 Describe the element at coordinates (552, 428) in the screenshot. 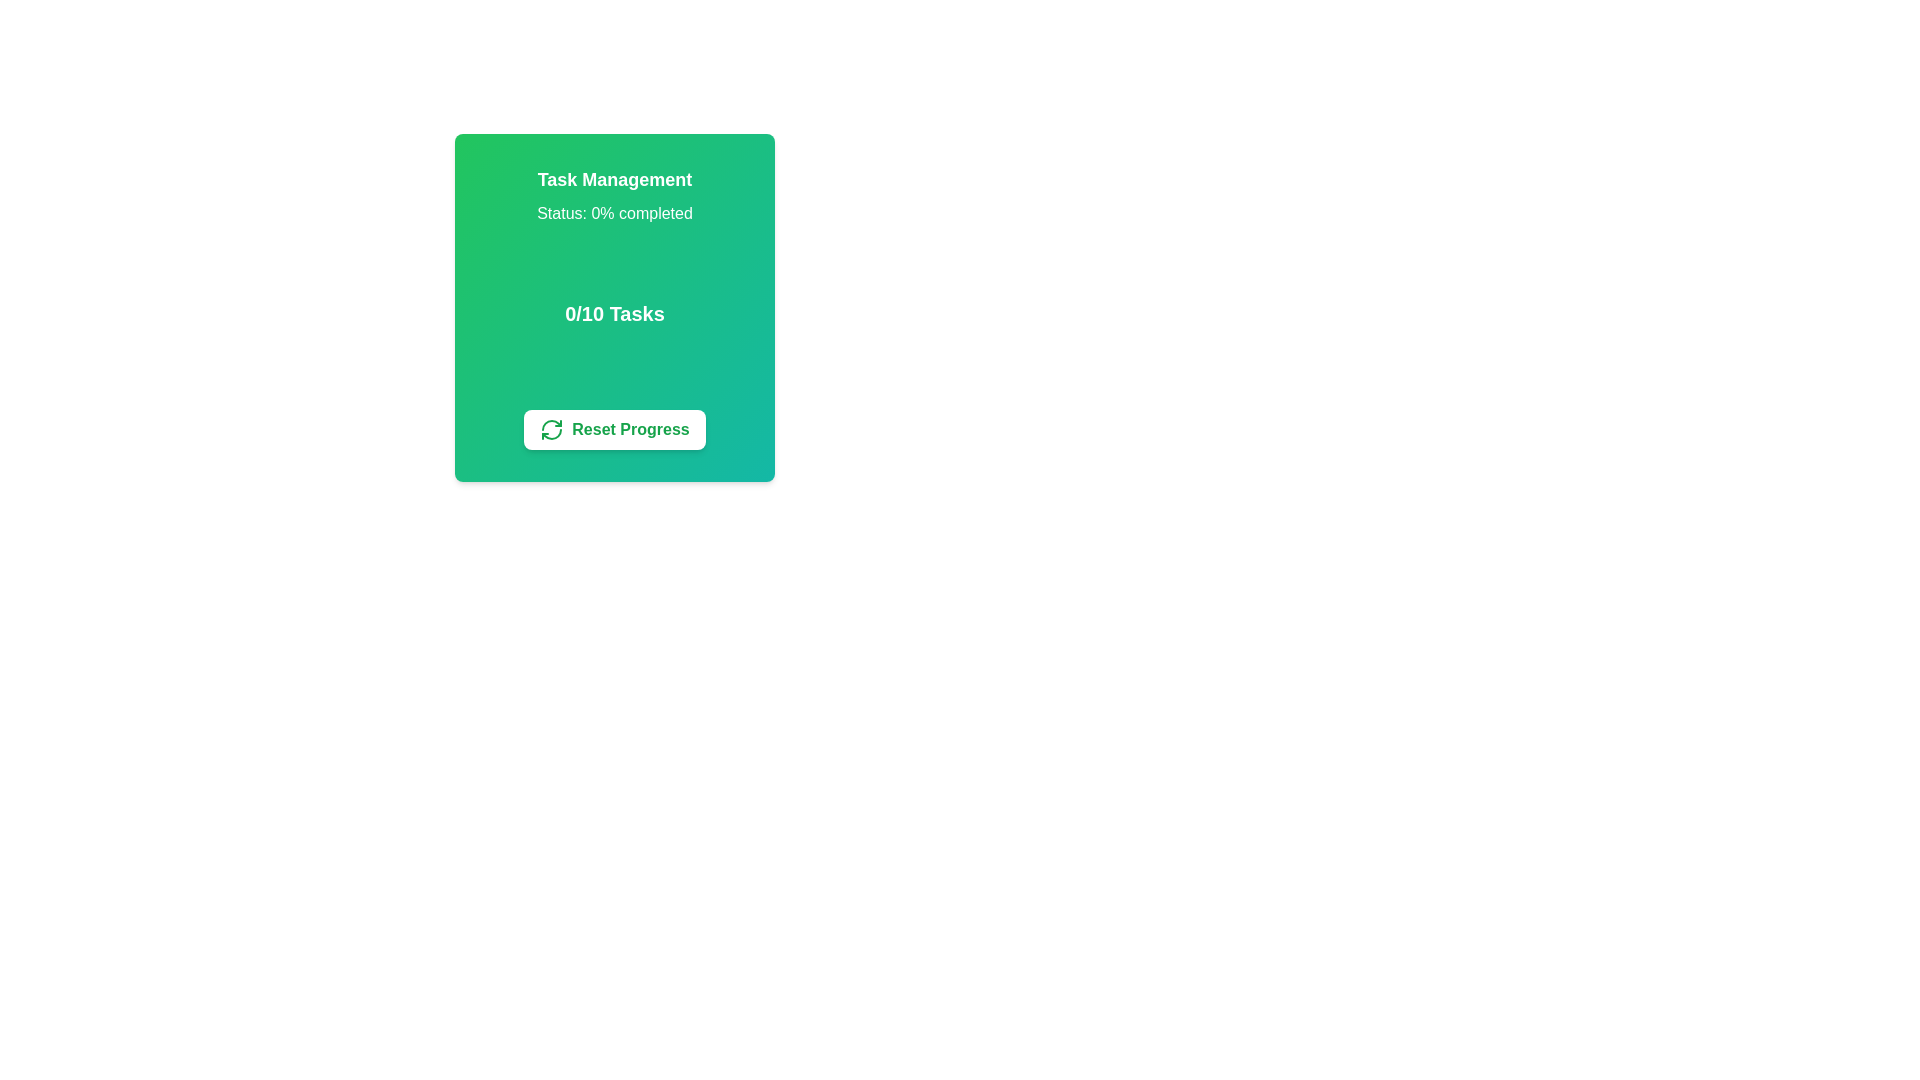

I see `the circular arrow icon representing the reset action, located above the 'Reset Progress' button in the task management card` at that location.